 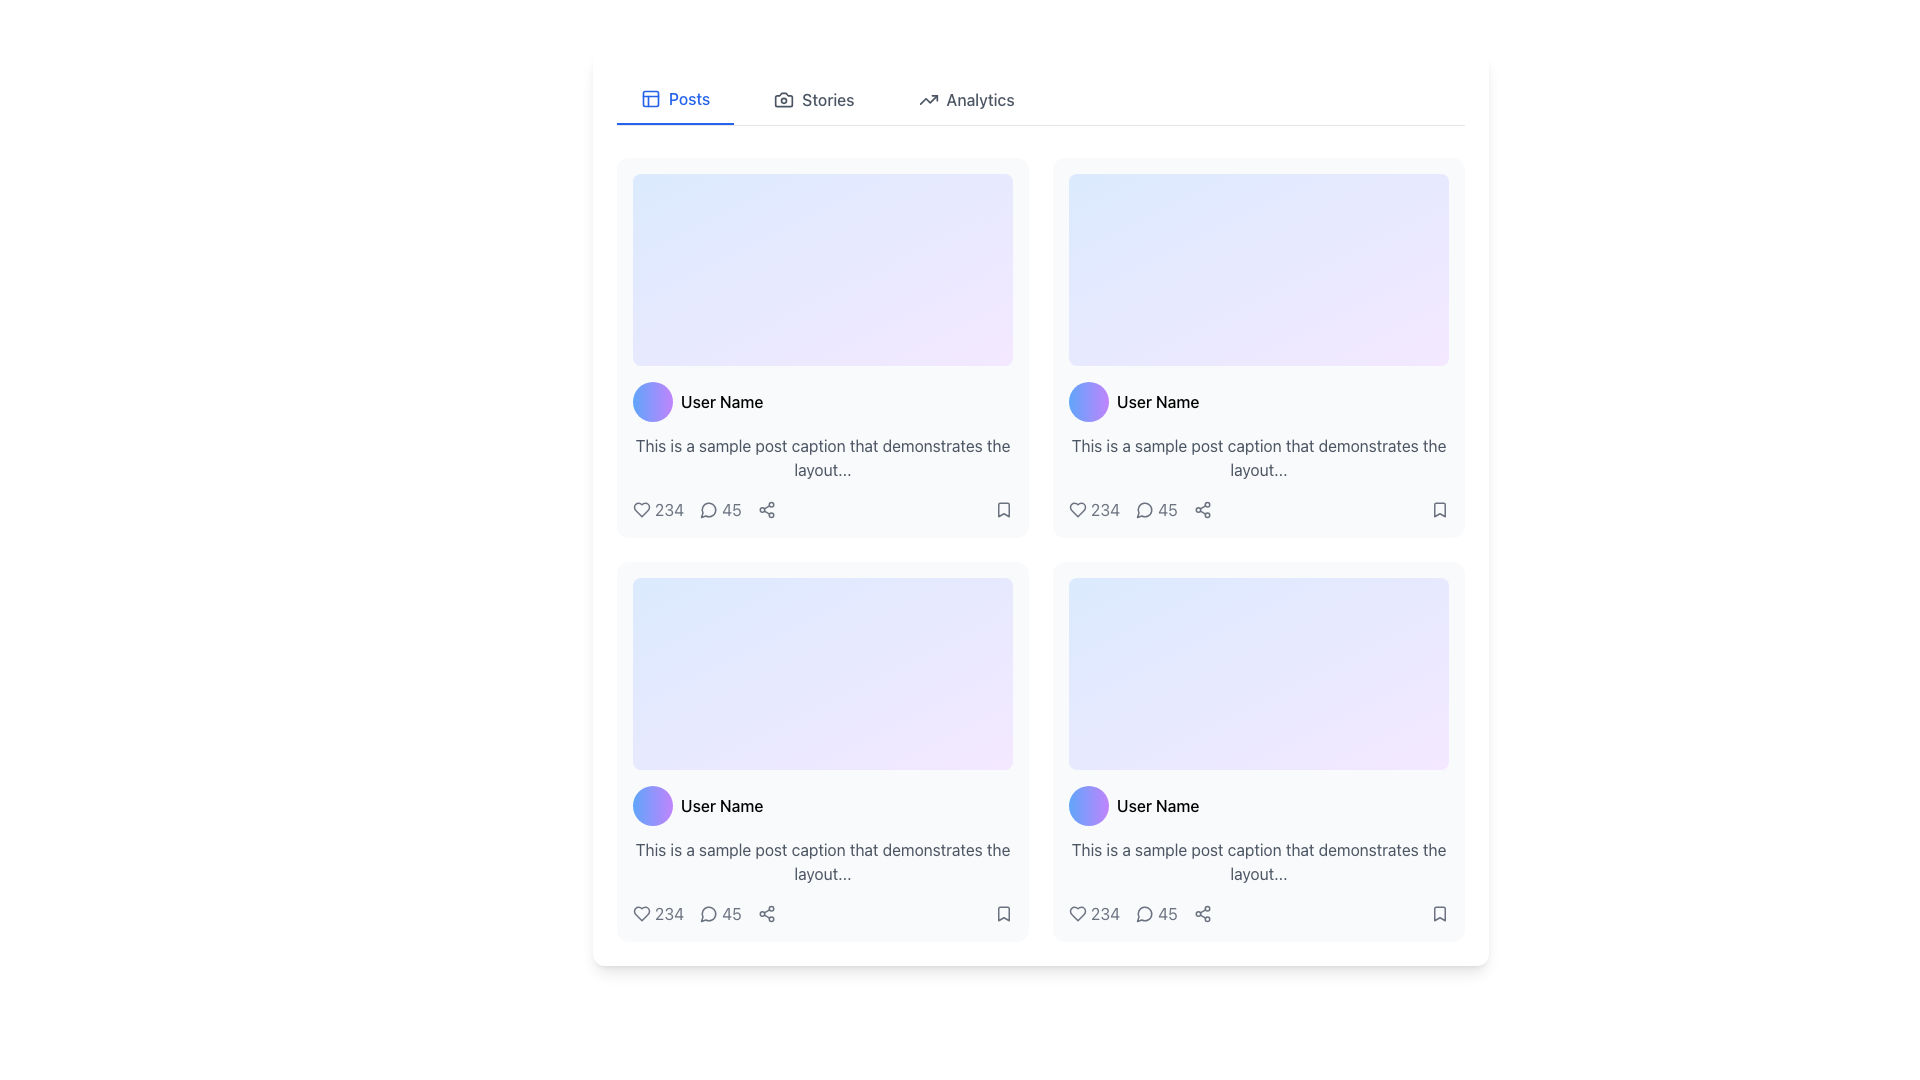 What do you see at coordinates (1440, 508) in the screenshot?
I see `the bookmark icon button, which is a small, stylized, outlined book symbol located at the far right of the row of user interaction statistics and icons` at bounding box center [1440, 508].